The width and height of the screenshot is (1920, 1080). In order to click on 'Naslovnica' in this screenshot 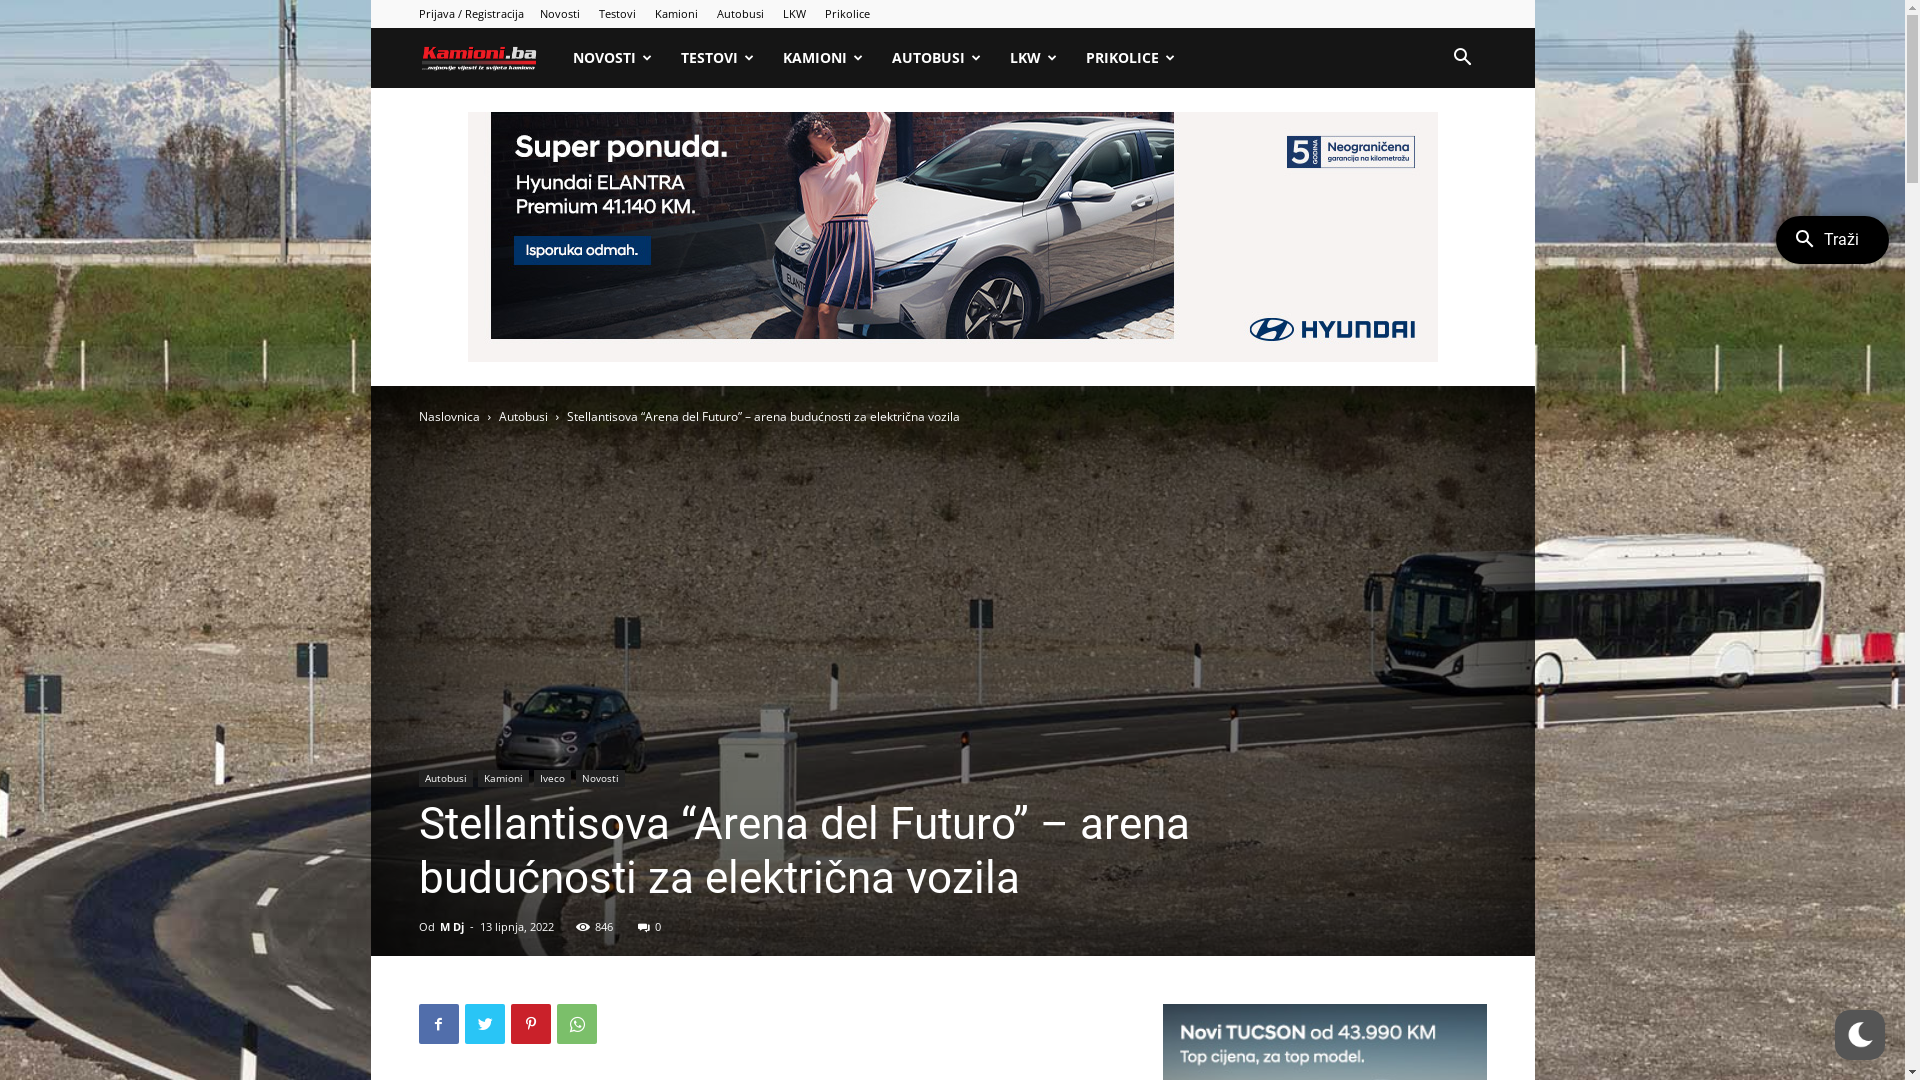, I will do `click(416, 415)`.